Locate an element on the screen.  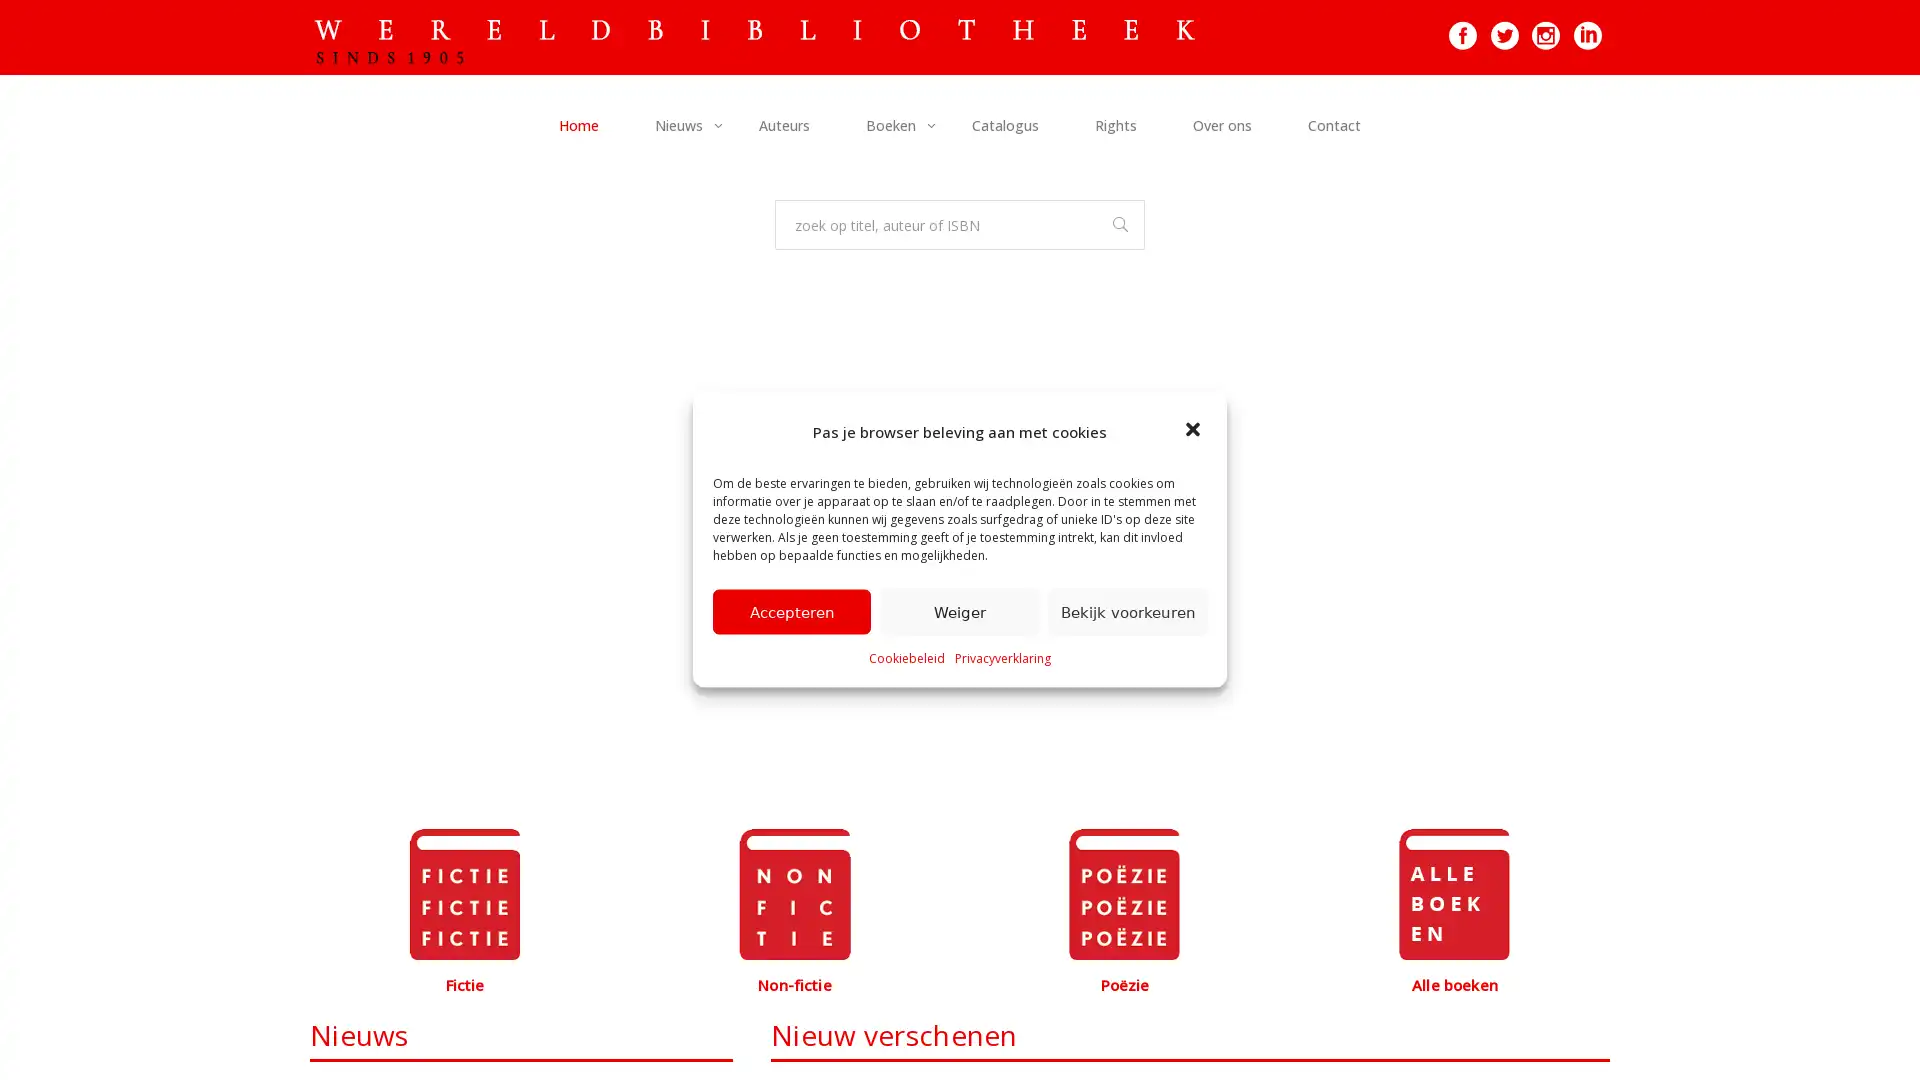
Bekijk voorkeuren is located at coordinates (1128, 610).